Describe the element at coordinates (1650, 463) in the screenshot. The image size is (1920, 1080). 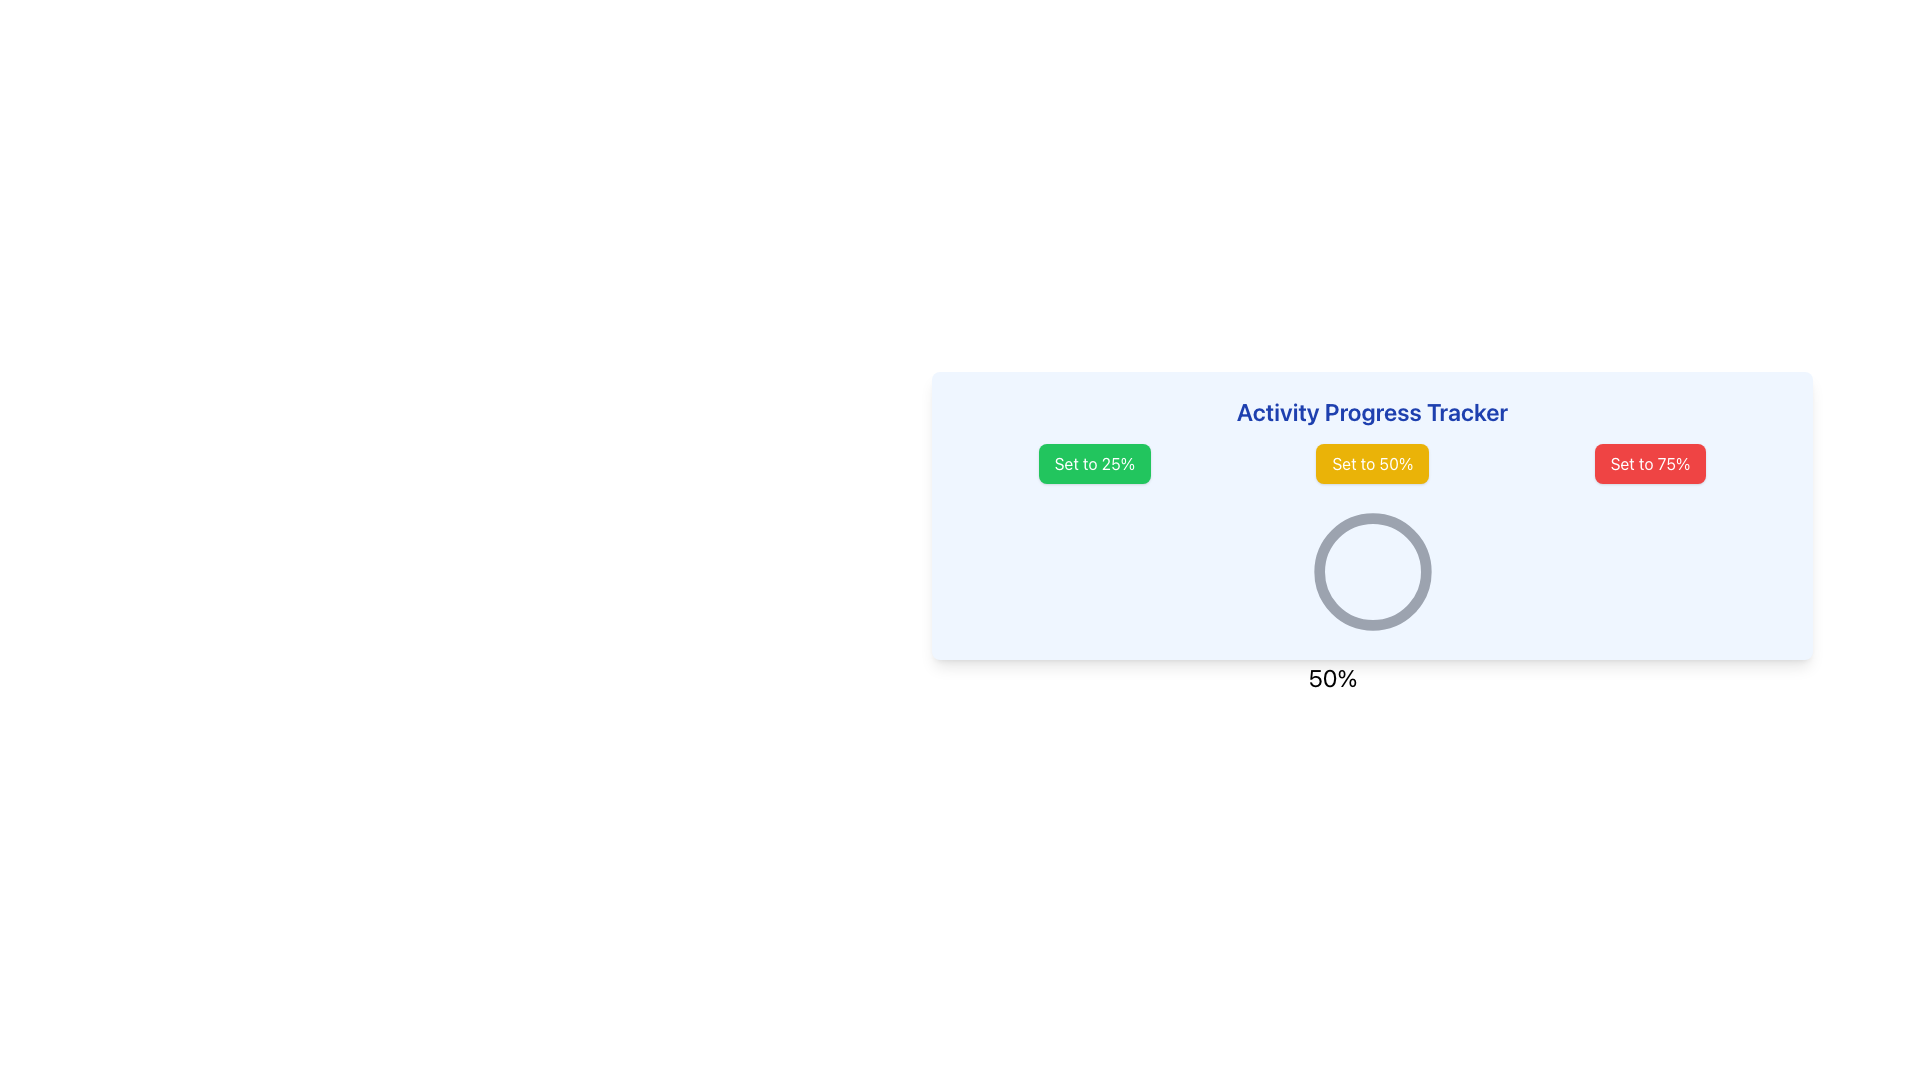
I see `the last button on the right under the 'Activity Progress Tracker' header to set the progress indicator to 75%` at that location.